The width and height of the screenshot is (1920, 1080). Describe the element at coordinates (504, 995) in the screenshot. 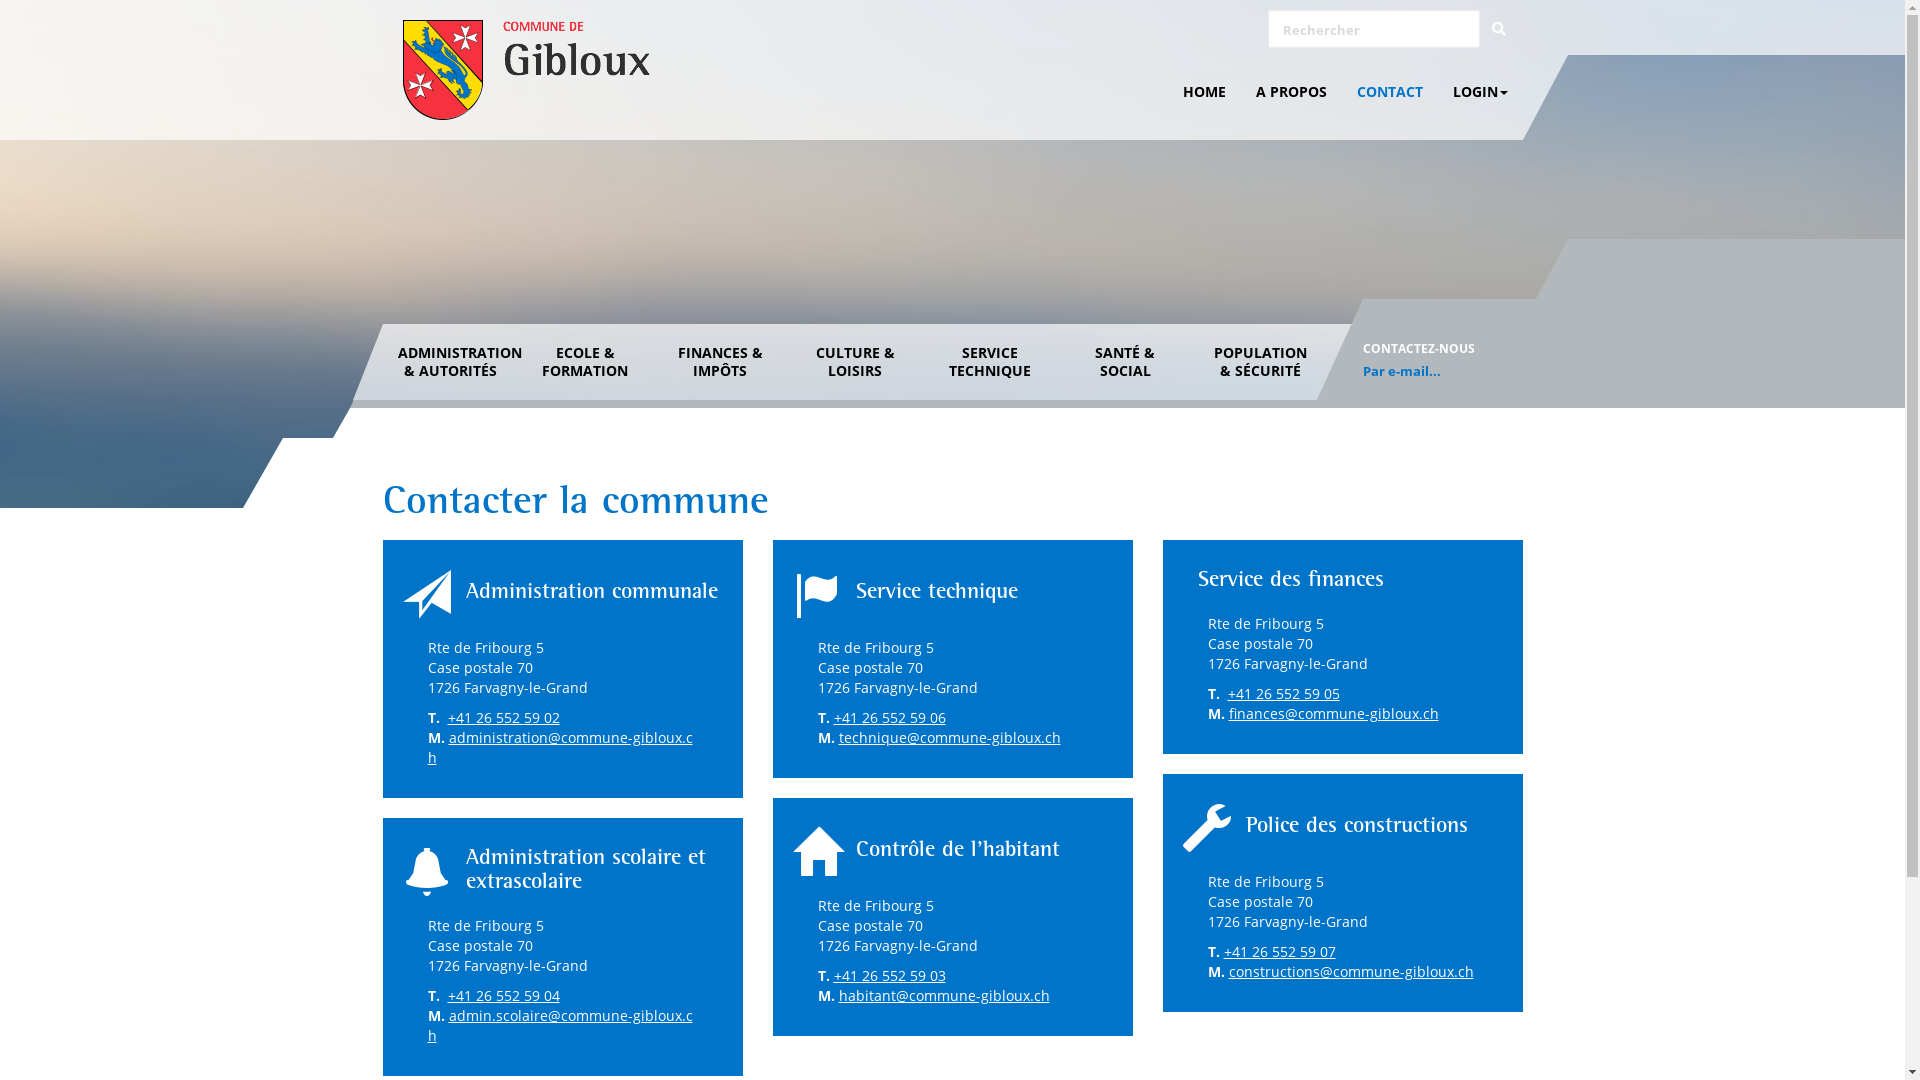

I see `'+41 26 552 59 04'` at that location.